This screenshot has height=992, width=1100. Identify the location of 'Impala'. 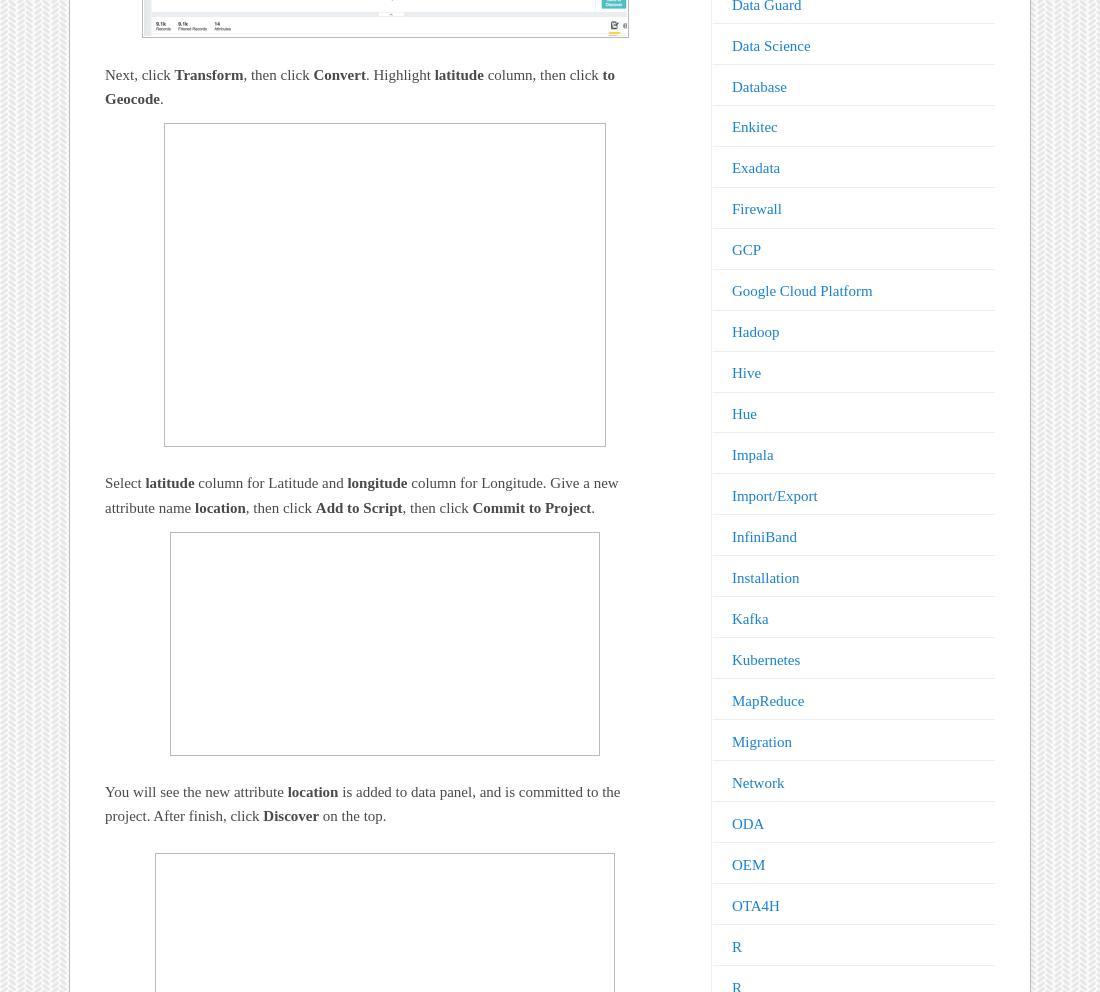
(729, 454).